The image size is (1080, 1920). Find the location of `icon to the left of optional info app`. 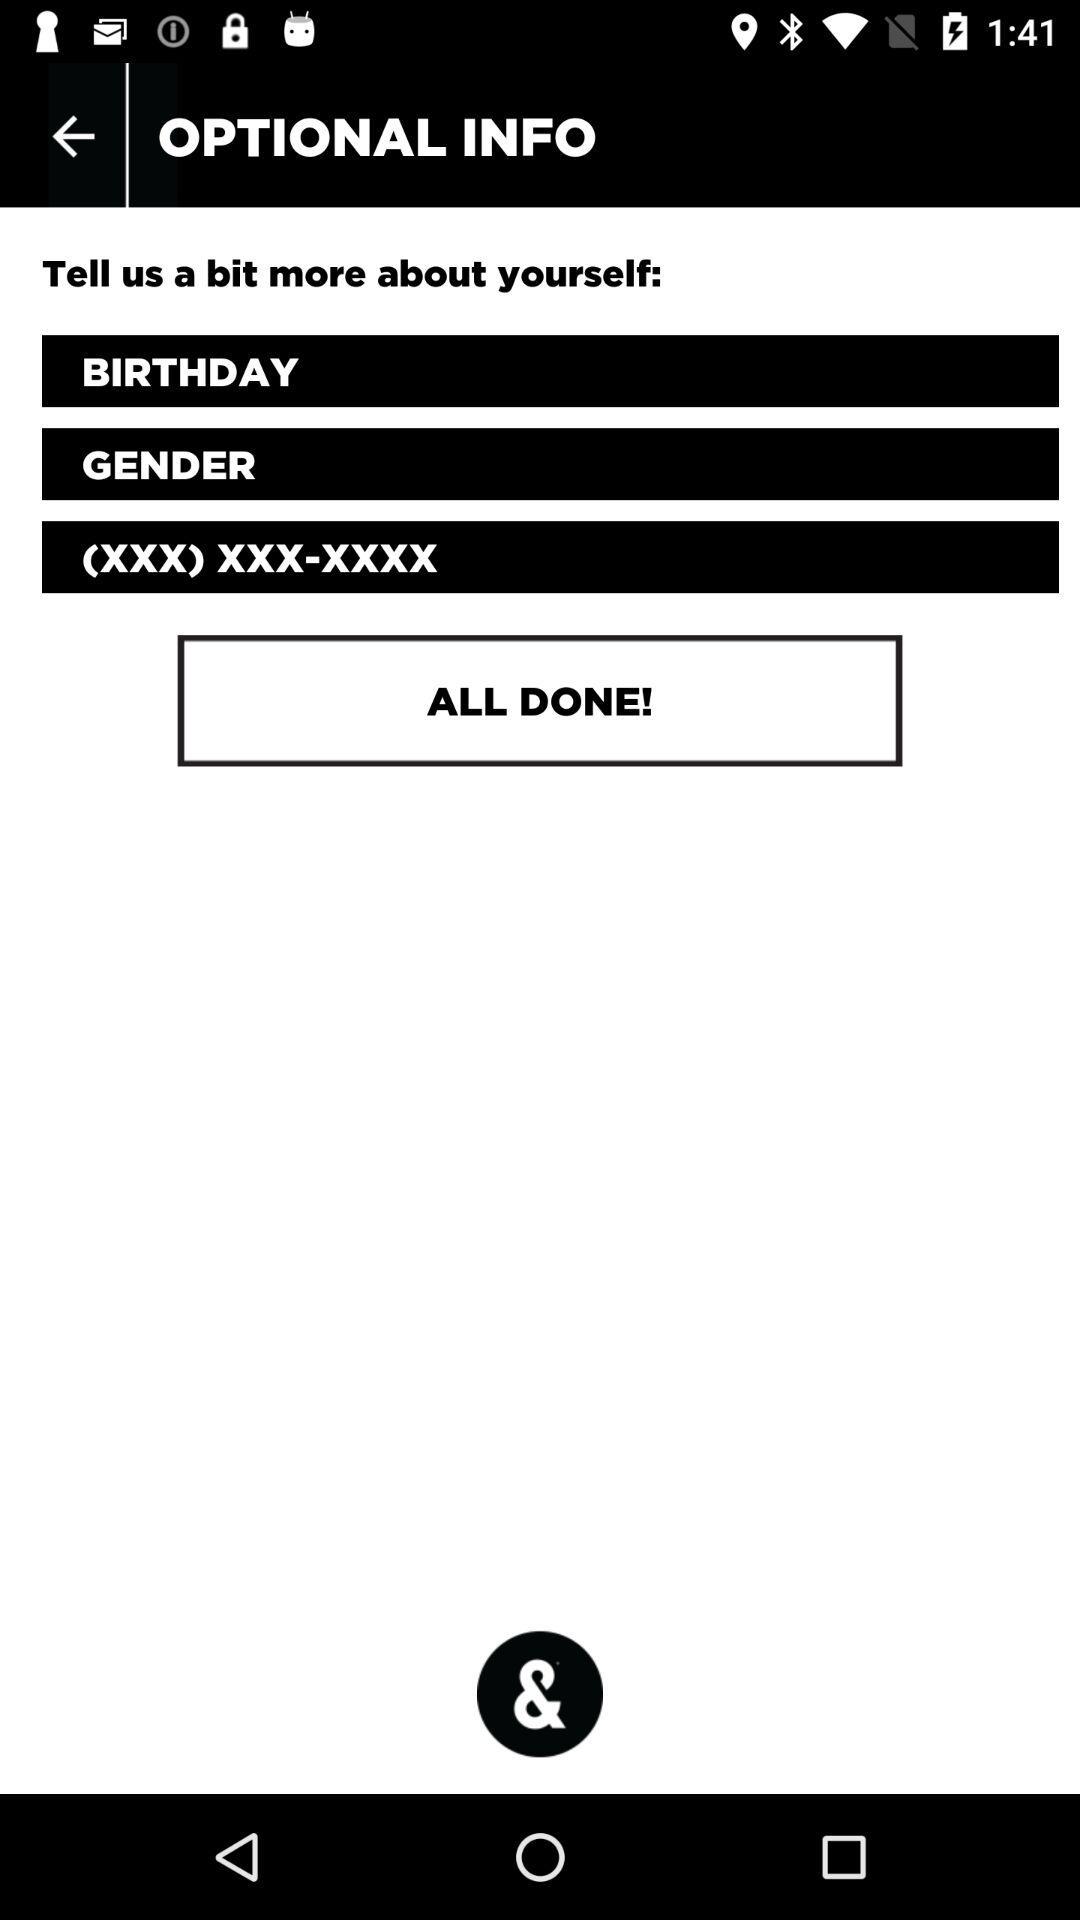

icon to the left of optional info app is located at coordinates (72, 135).